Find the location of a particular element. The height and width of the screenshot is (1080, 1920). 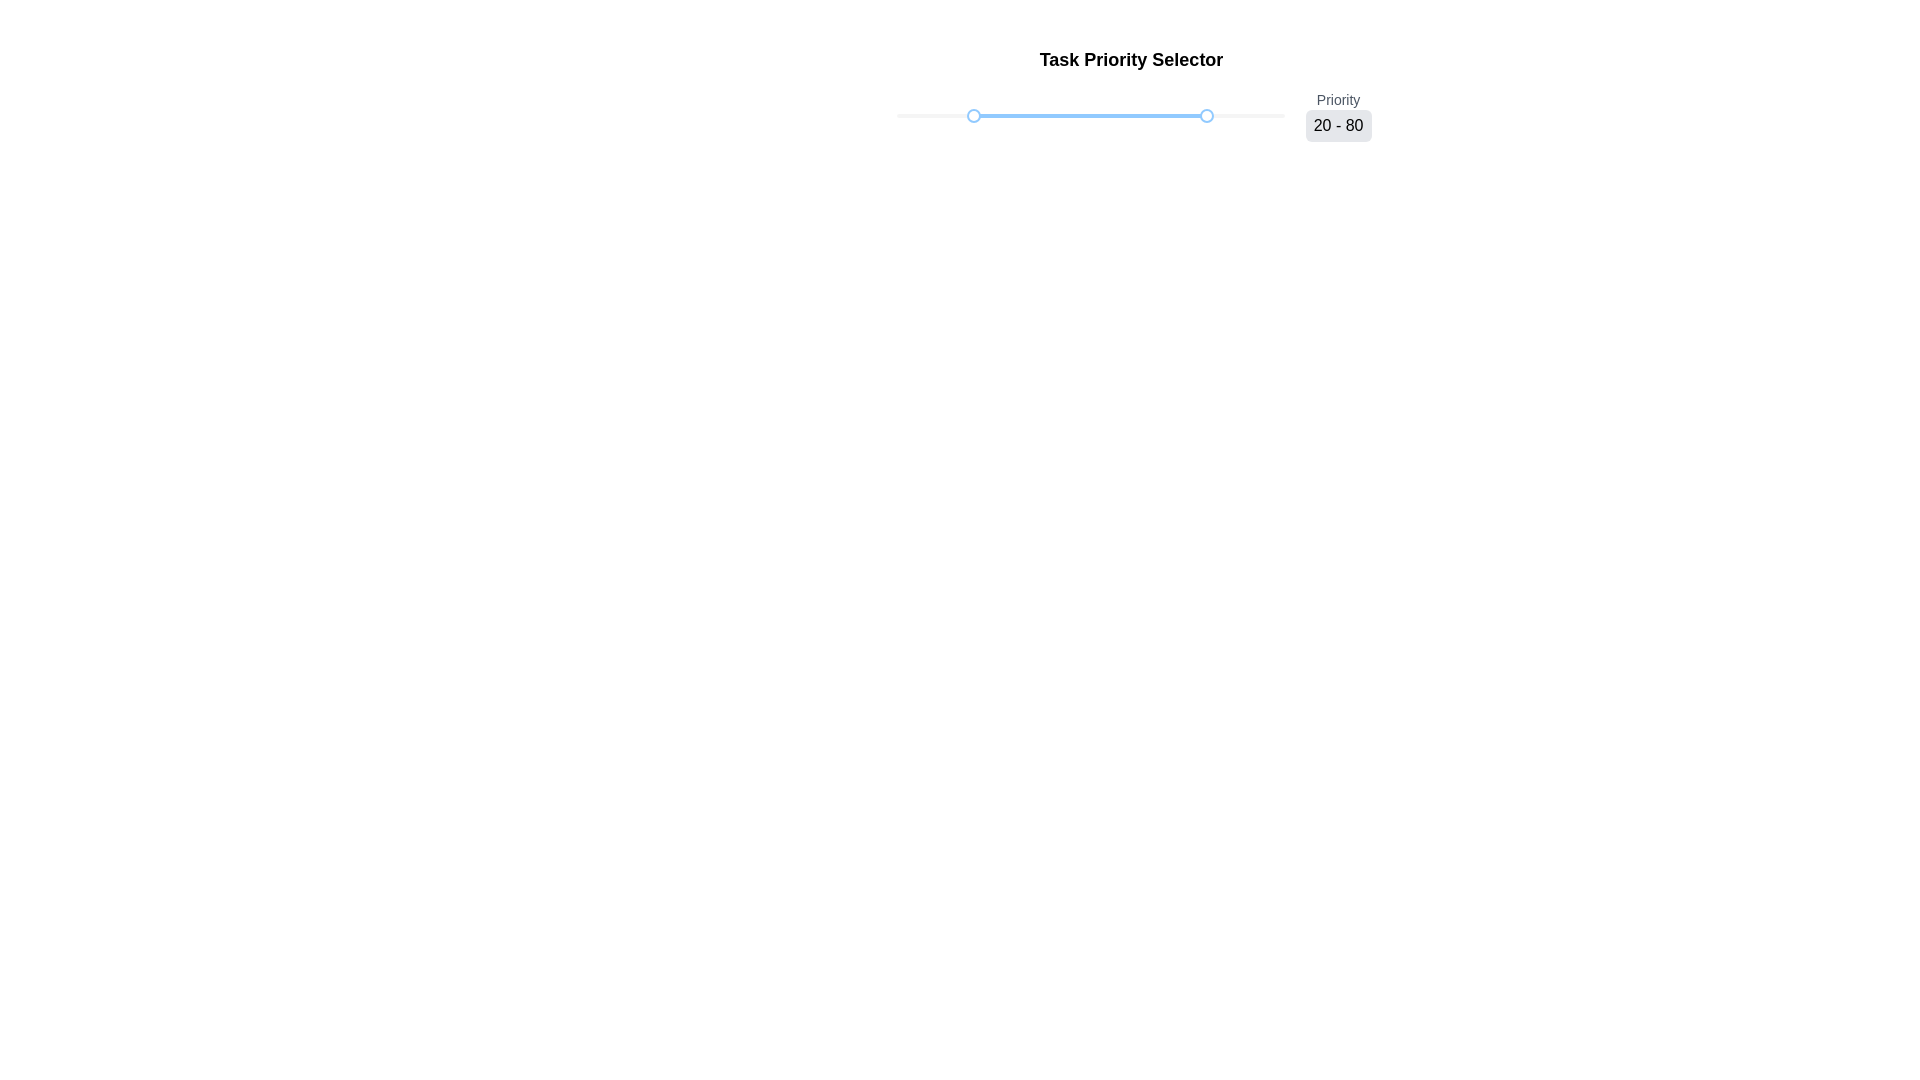

the slider is located at coordinates (950, 115).